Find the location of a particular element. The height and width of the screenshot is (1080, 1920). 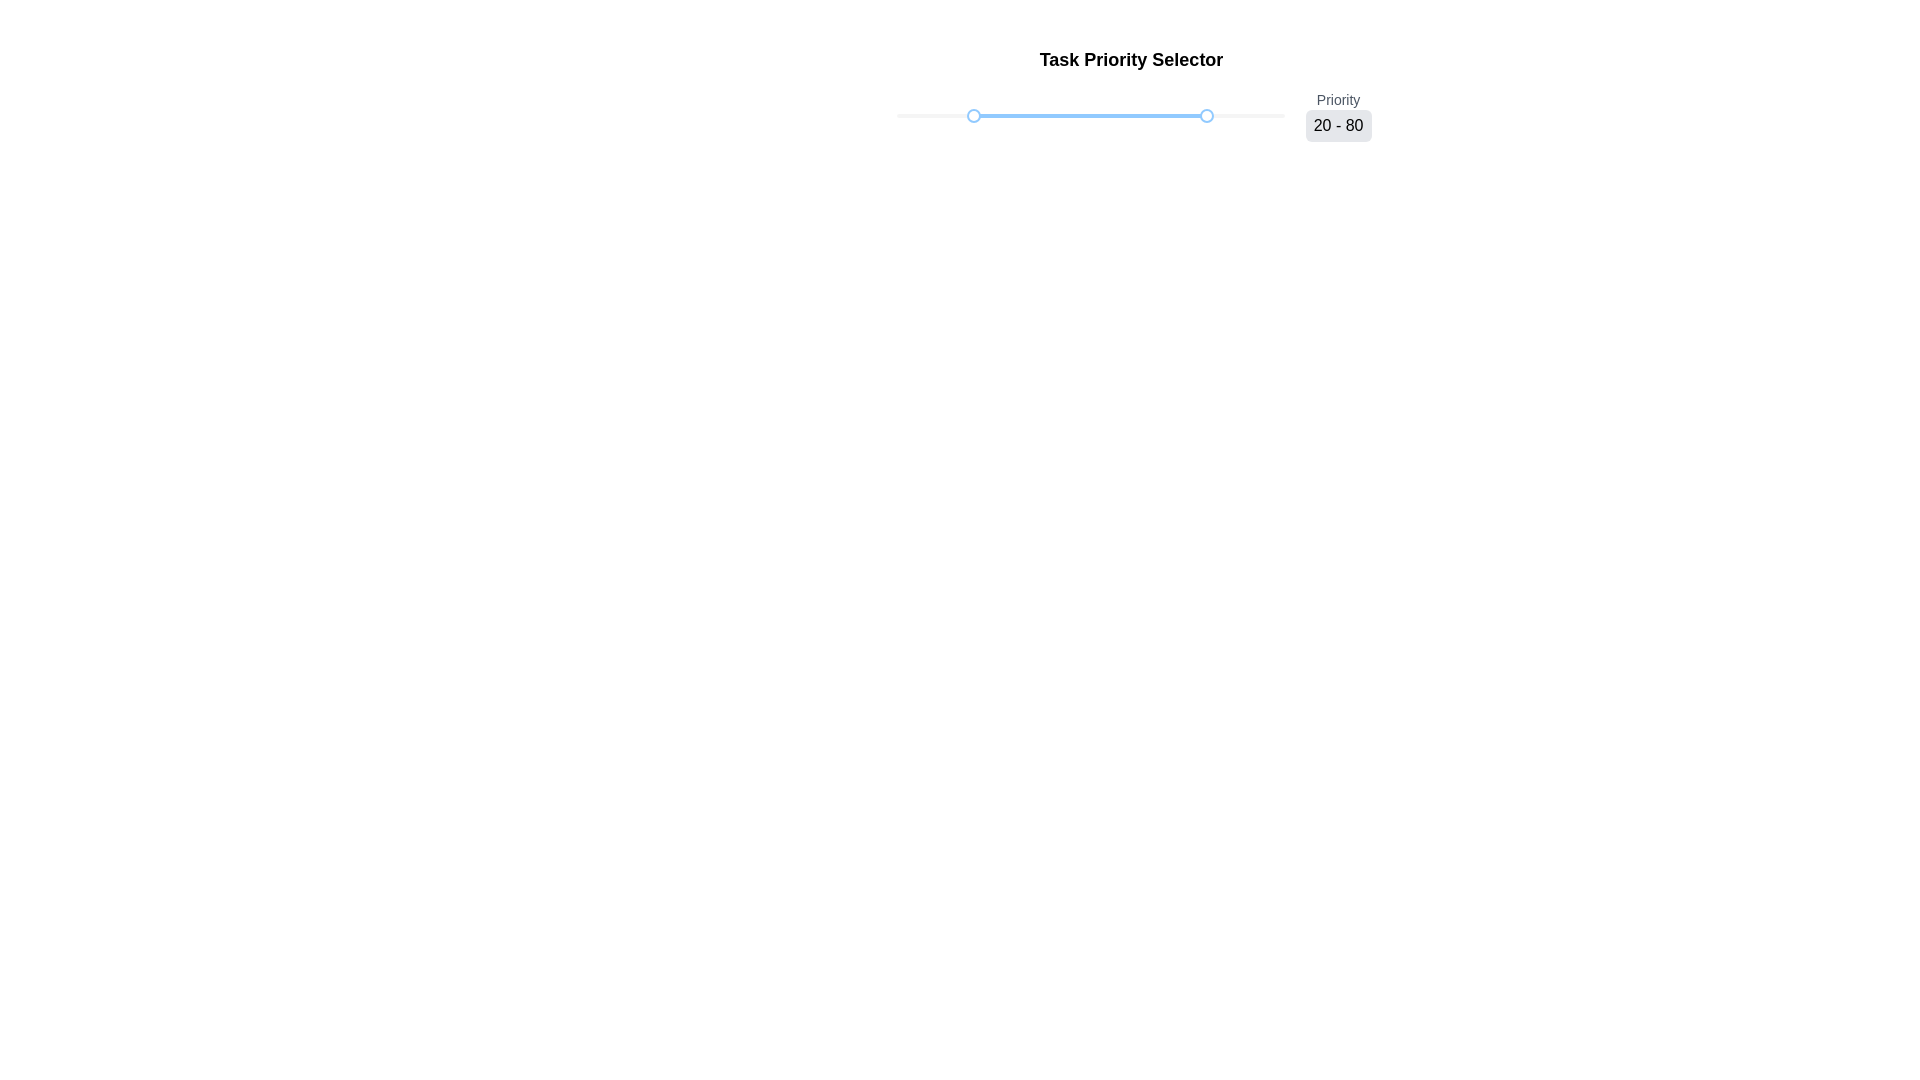

the slider is located at coordinates (950, 115).